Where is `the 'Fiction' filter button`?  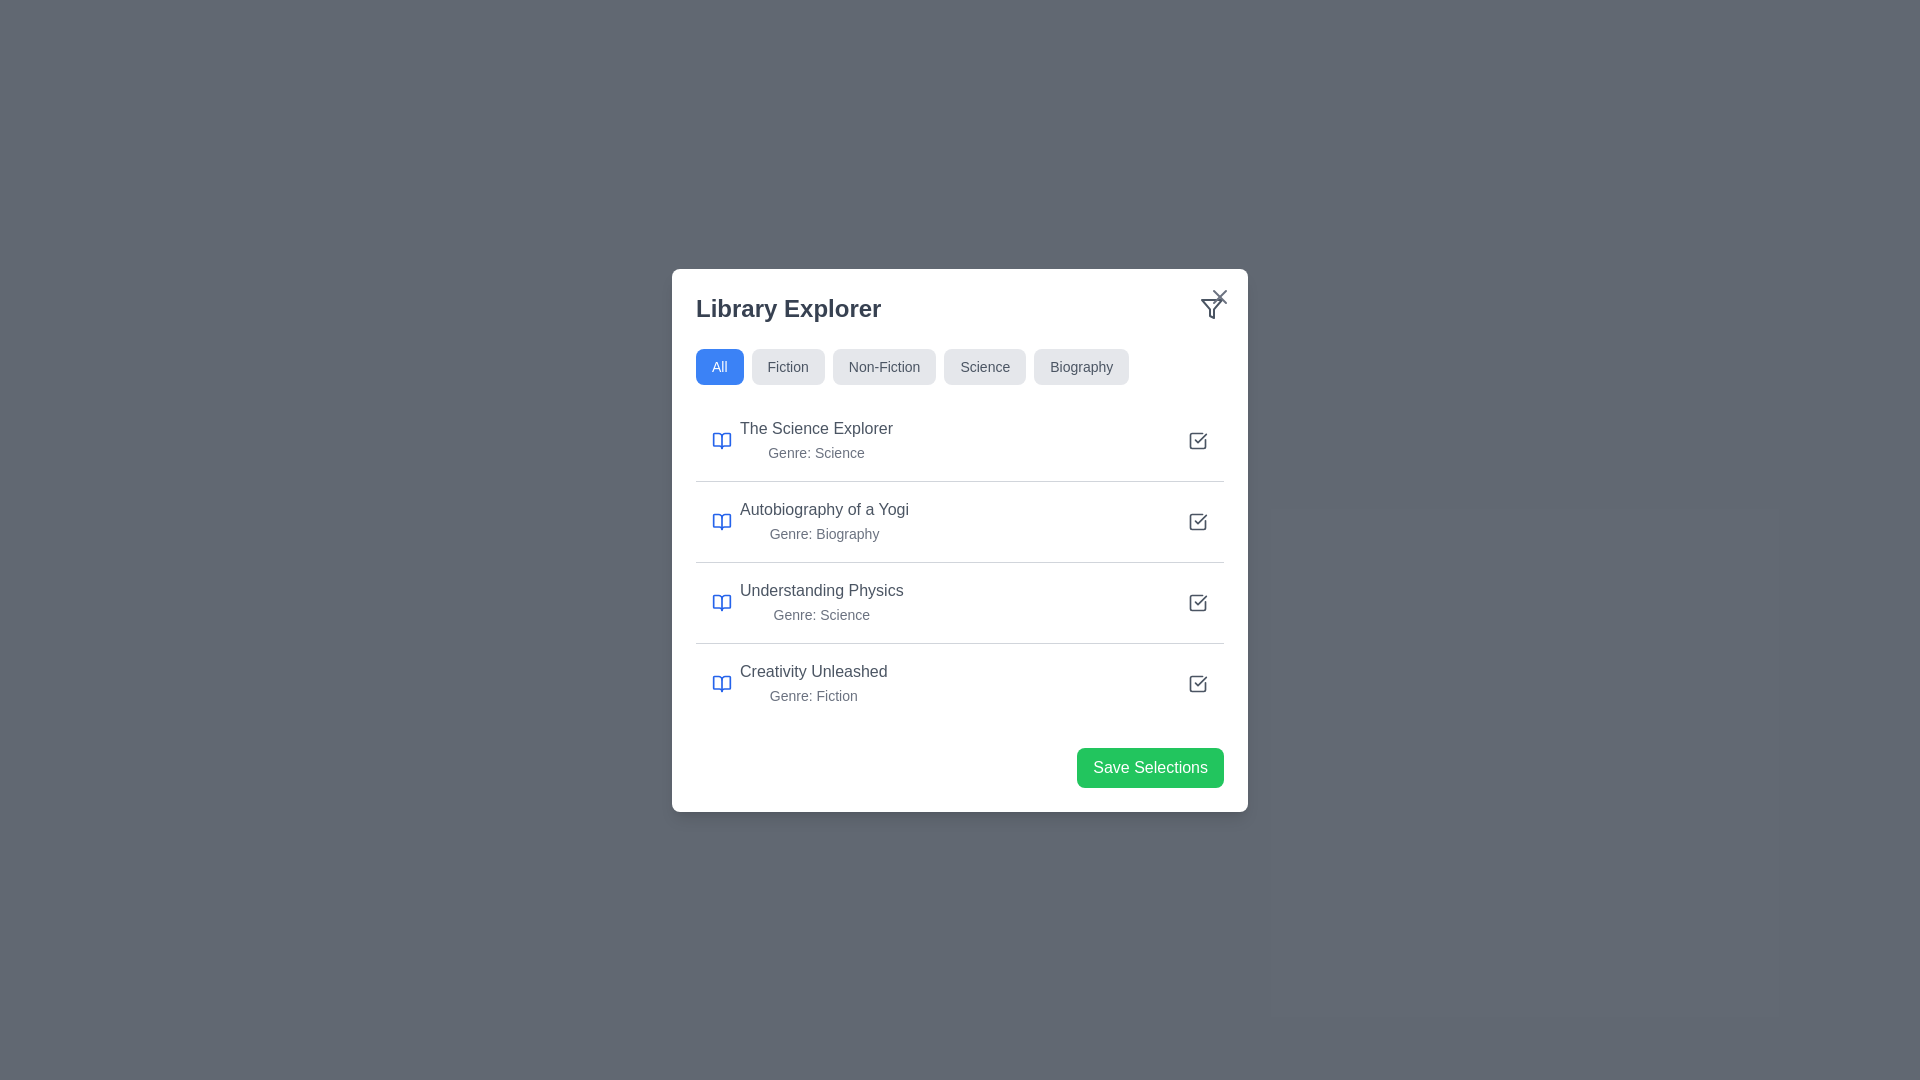
the 'Fiction' filter button is located at coordinates (787, 366).